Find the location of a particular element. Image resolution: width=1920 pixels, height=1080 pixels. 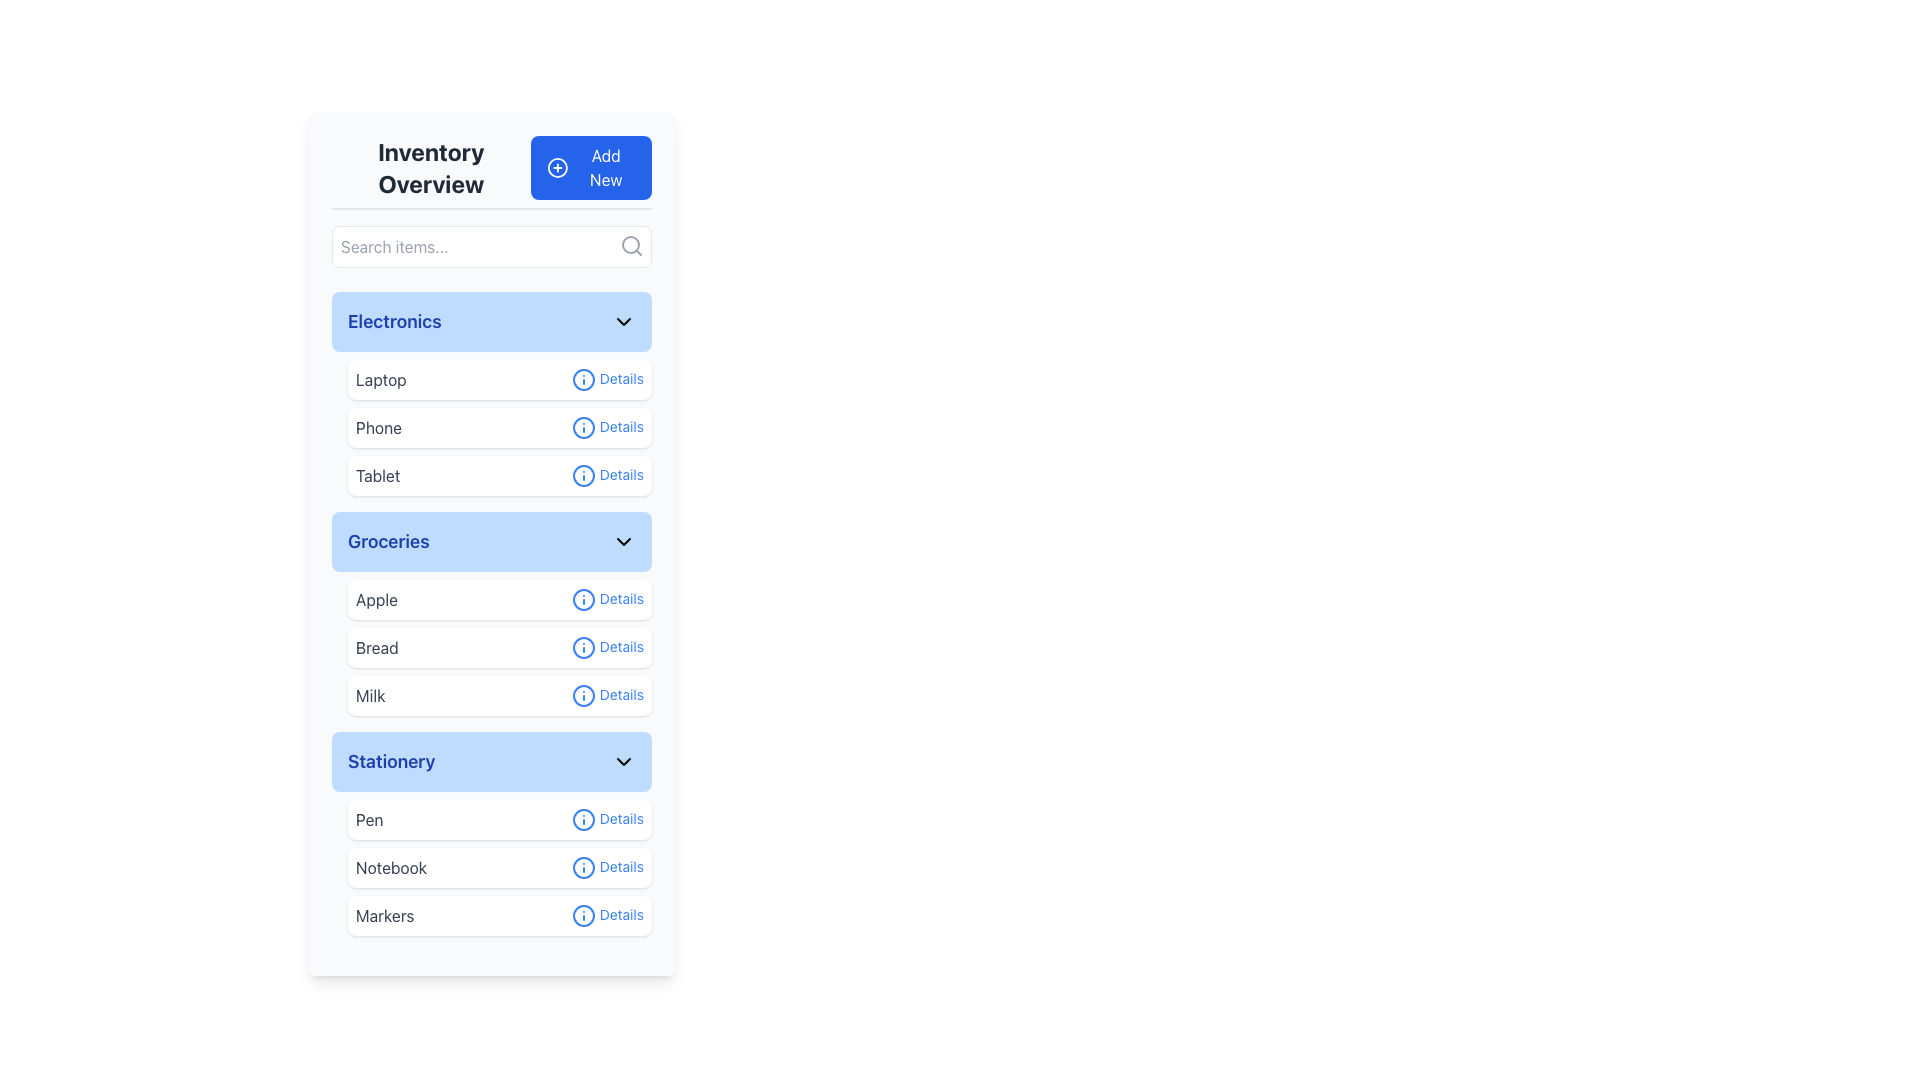

text of the 'Add New' button label, which indicates its functionality to add a new item or entity to the inventory is located at coordinates (605, 167).